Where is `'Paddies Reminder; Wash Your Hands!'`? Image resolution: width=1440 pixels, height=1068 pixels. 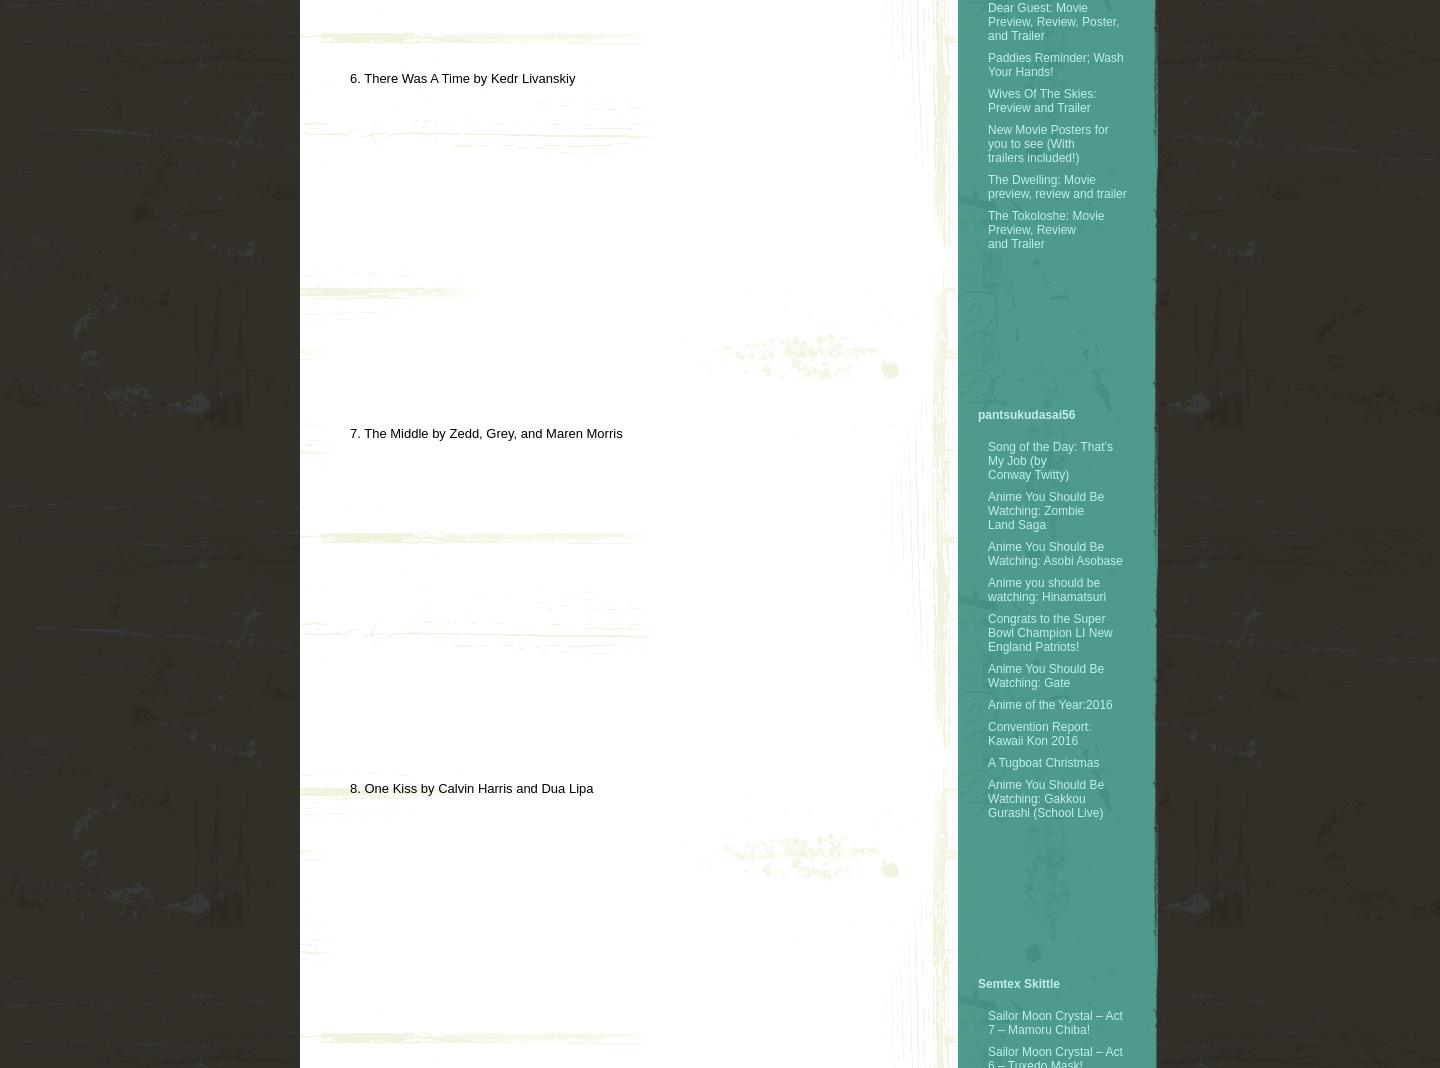 'Paddies Reminder; Wash Your Hands!' is located at coordinates (1055, 62).